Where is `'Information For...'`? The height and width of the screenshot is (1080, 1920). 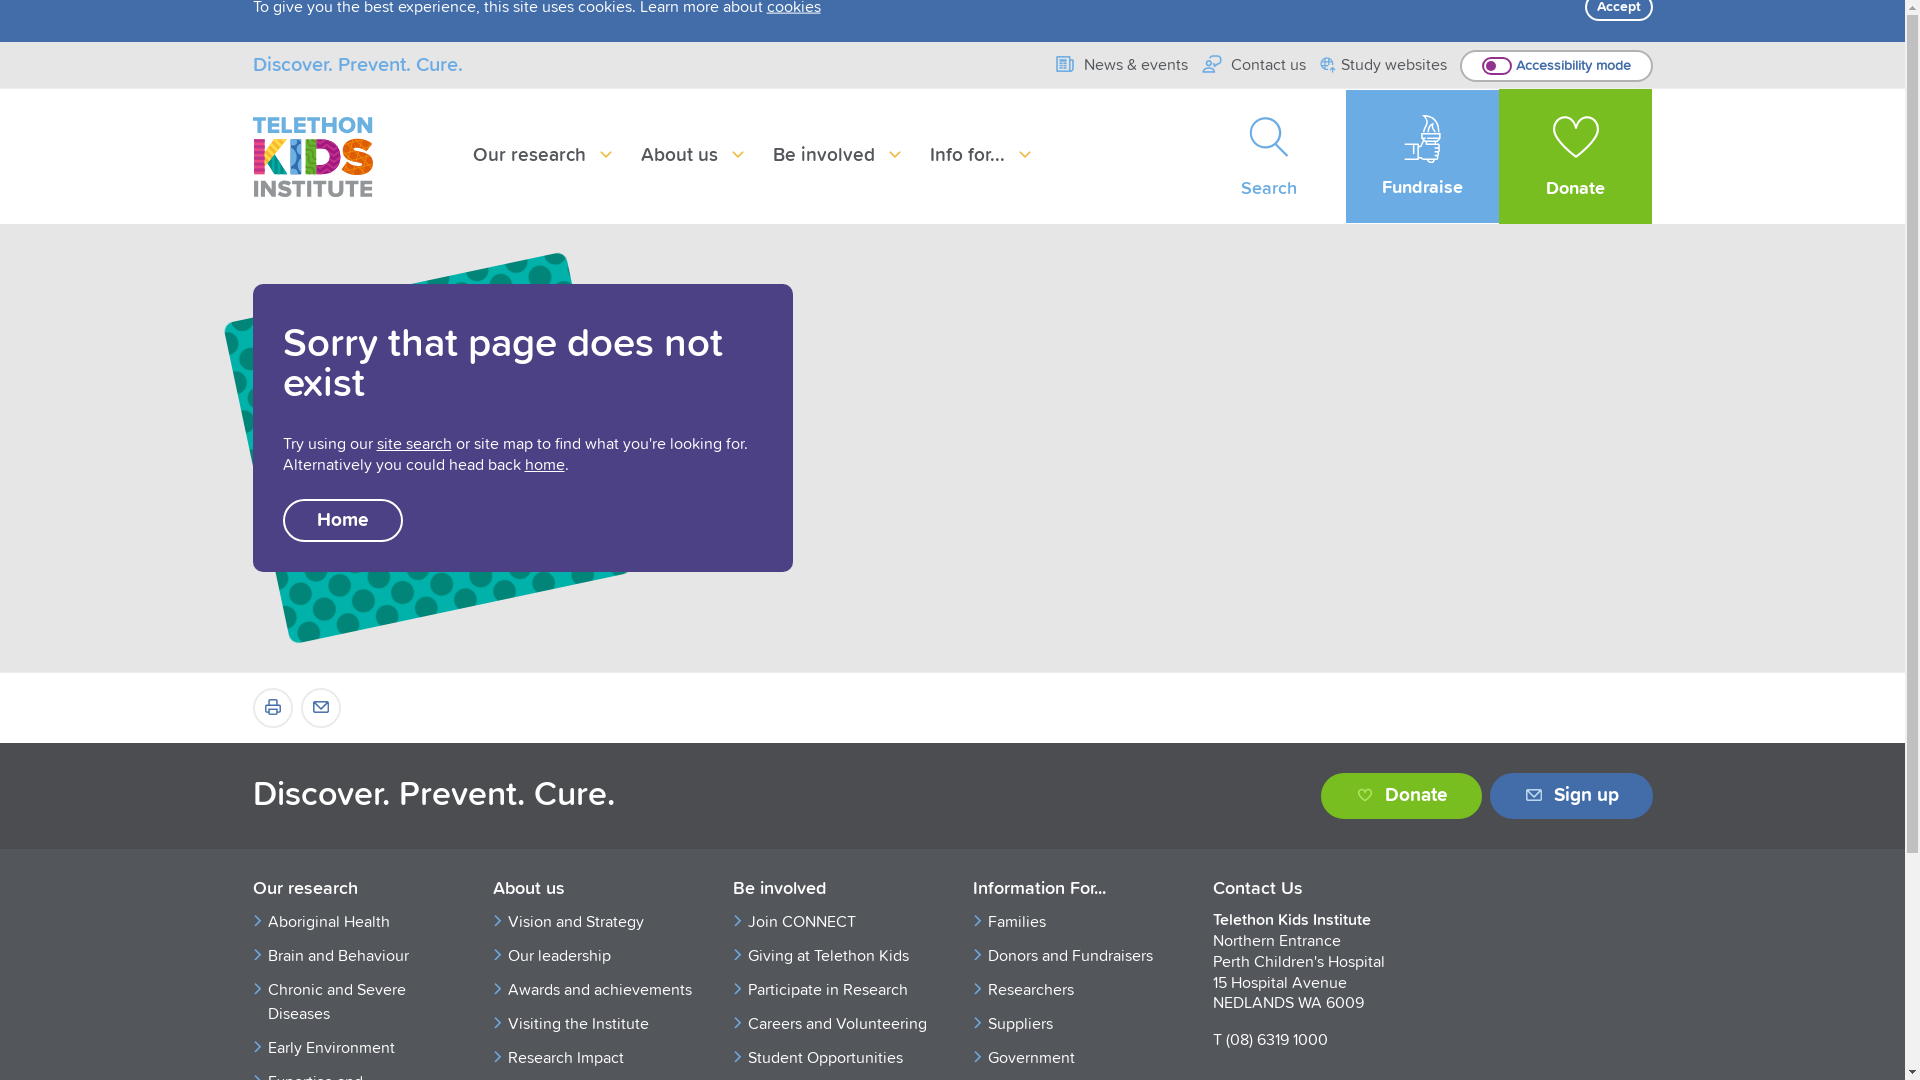
'Information For...' is located at coordinates (971, 889).